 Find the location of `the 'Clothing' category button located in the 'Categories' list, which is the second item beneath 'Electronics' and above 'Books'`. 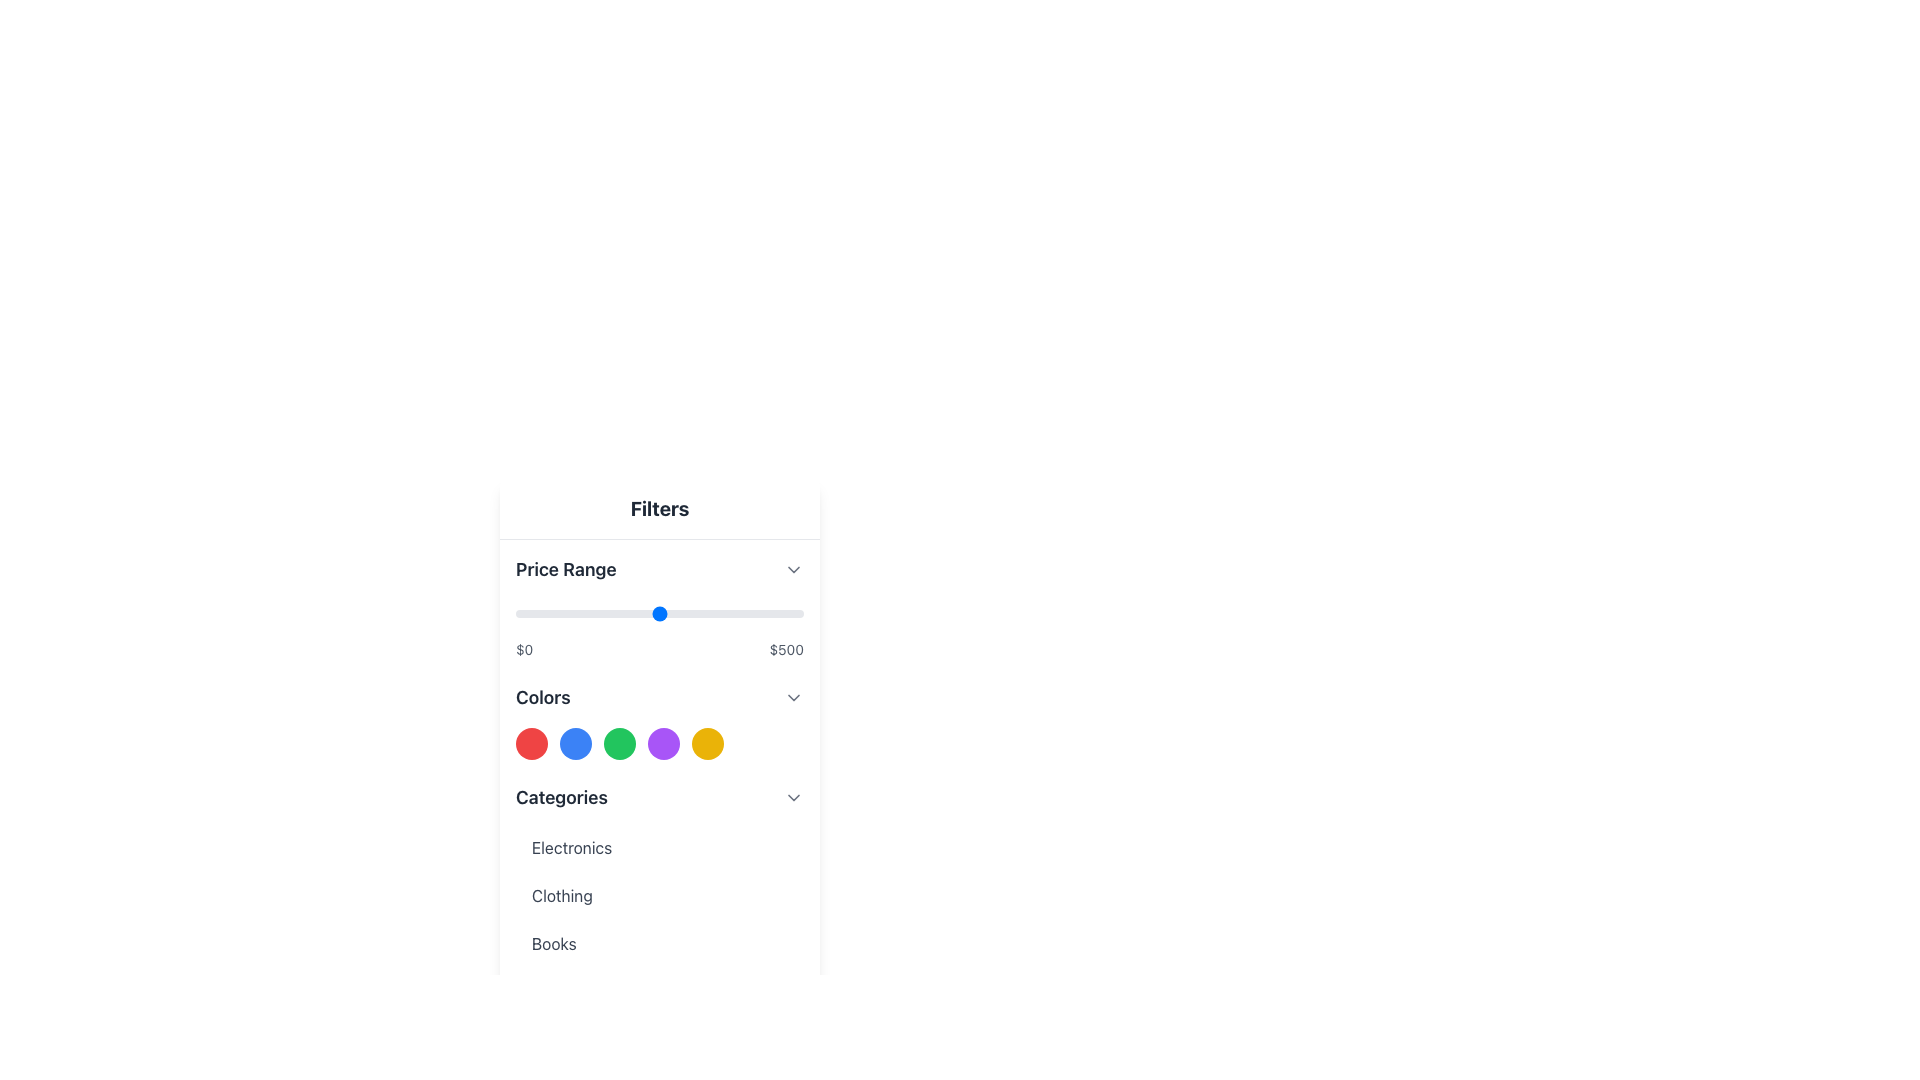

the 'Clothing' category button located in the 'Categories' list, which is the second item beneath 'Electronics' and above 'Books' is located at coordinates (660, 894).